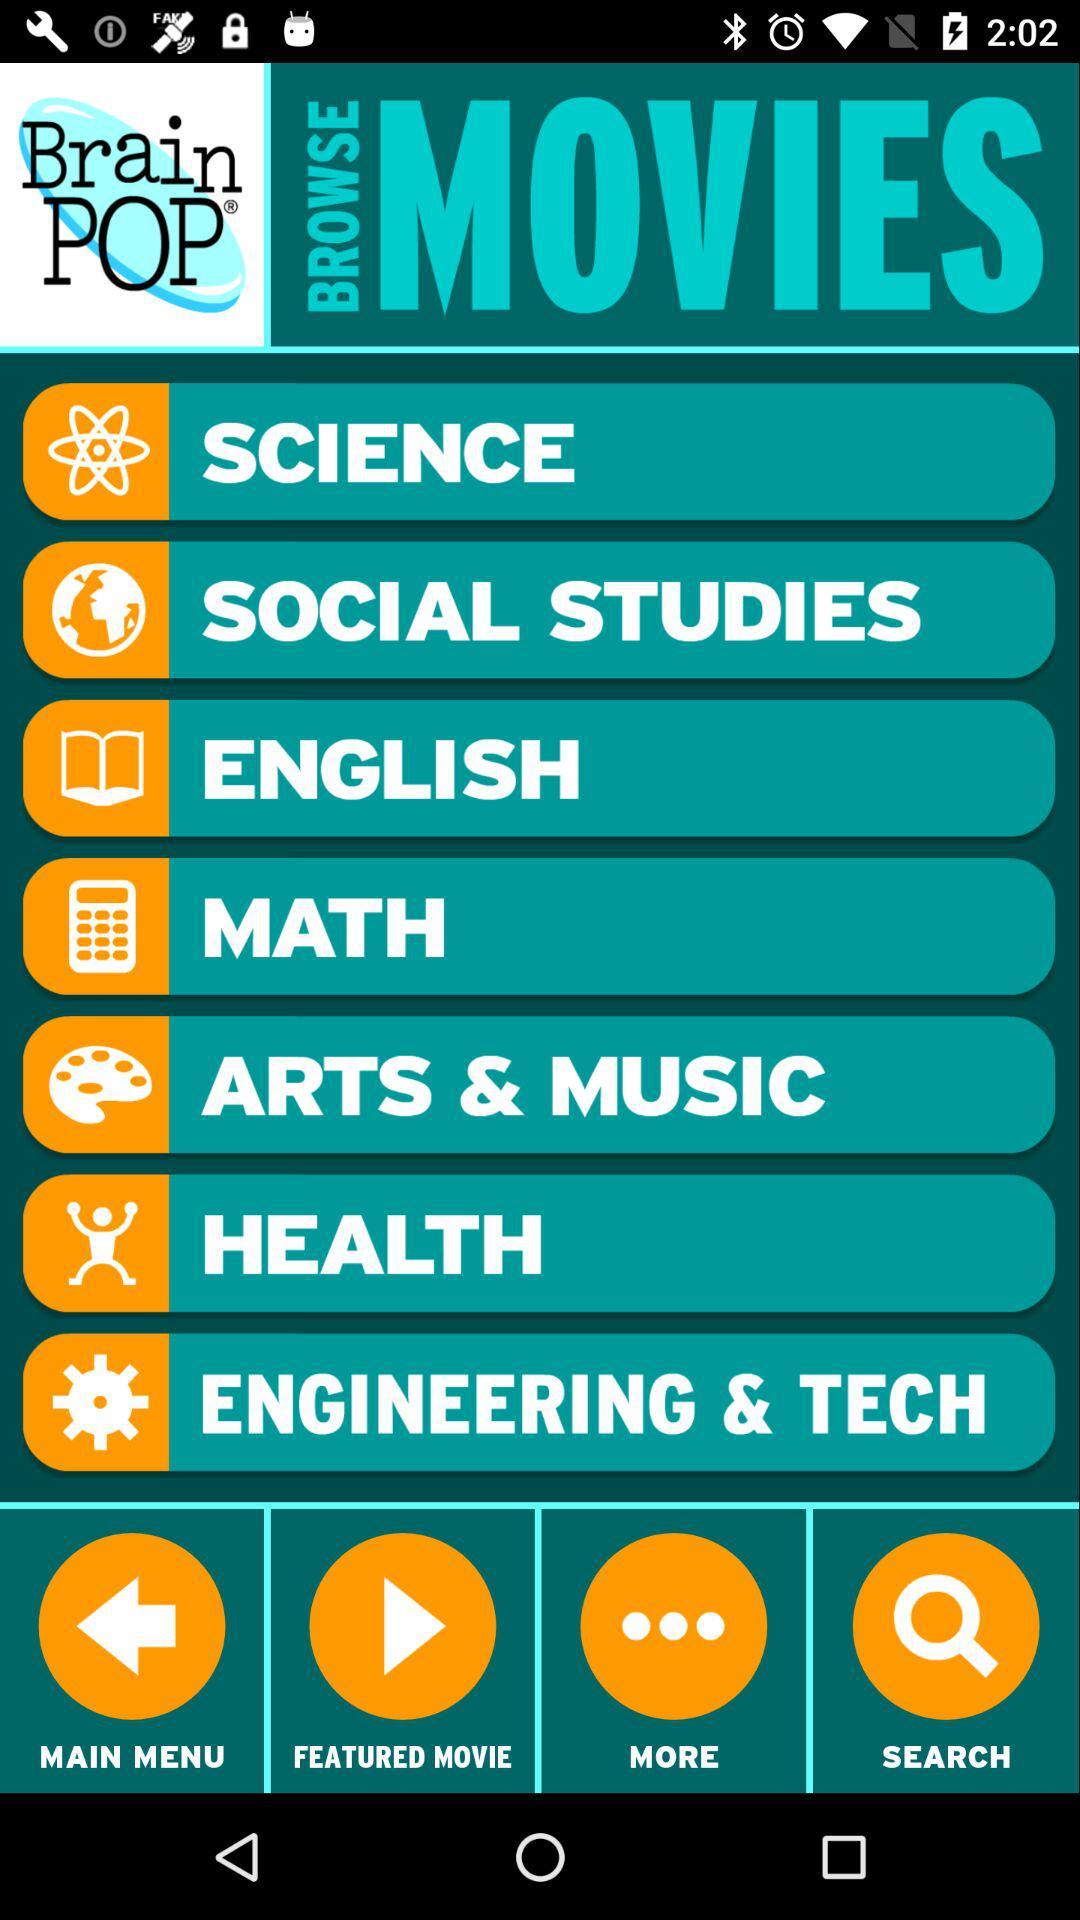 This screenshot has width=1080, height=1920. Describe the element at coordinates (538, 612) in the screenshot. I see `show movies in the social studies category` at that location.